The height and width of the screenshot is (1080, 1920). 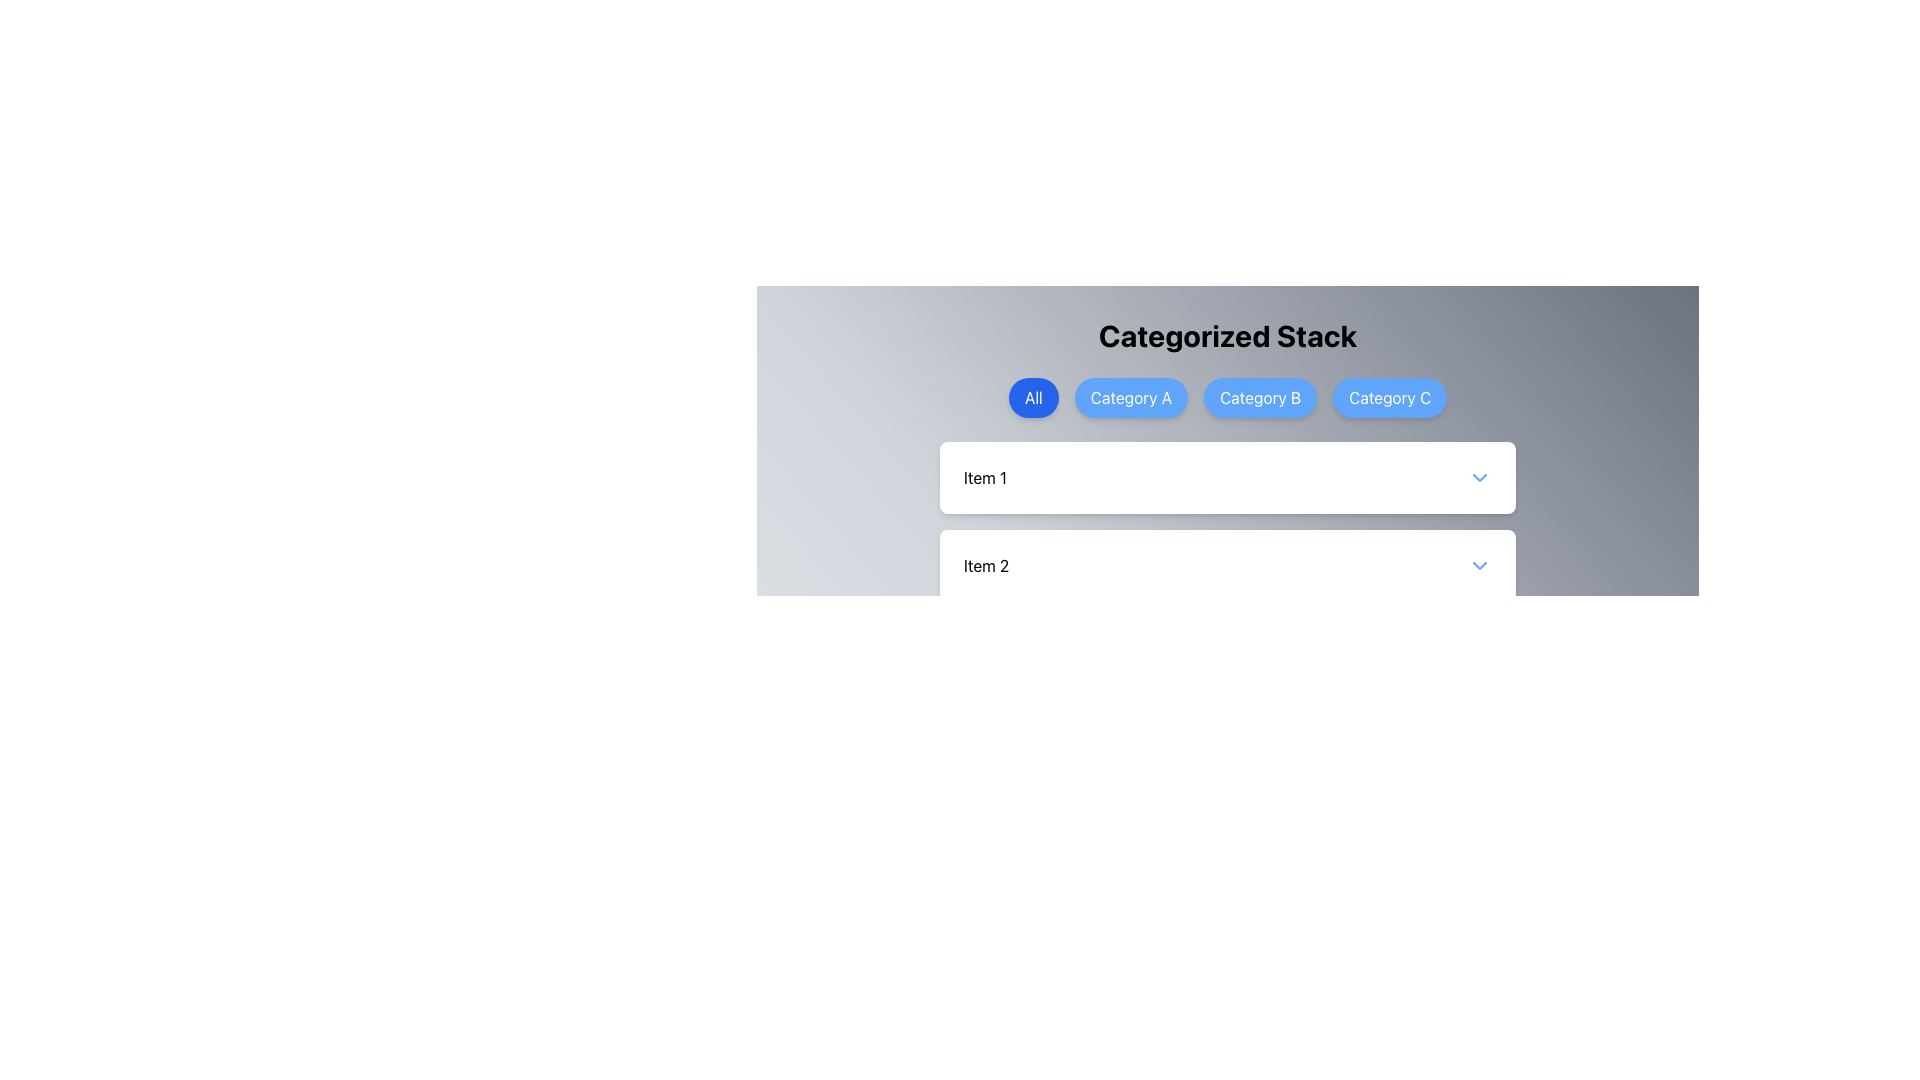 What do you see at coordinates (1227, 397) in the screenshot?
I see `the button that applies the 'Category B' filter located directly beneath the title 'Categorized Stack', which is the third button from the left between 'Category A' and 'Category C'` at bounding box center [1227, 397].